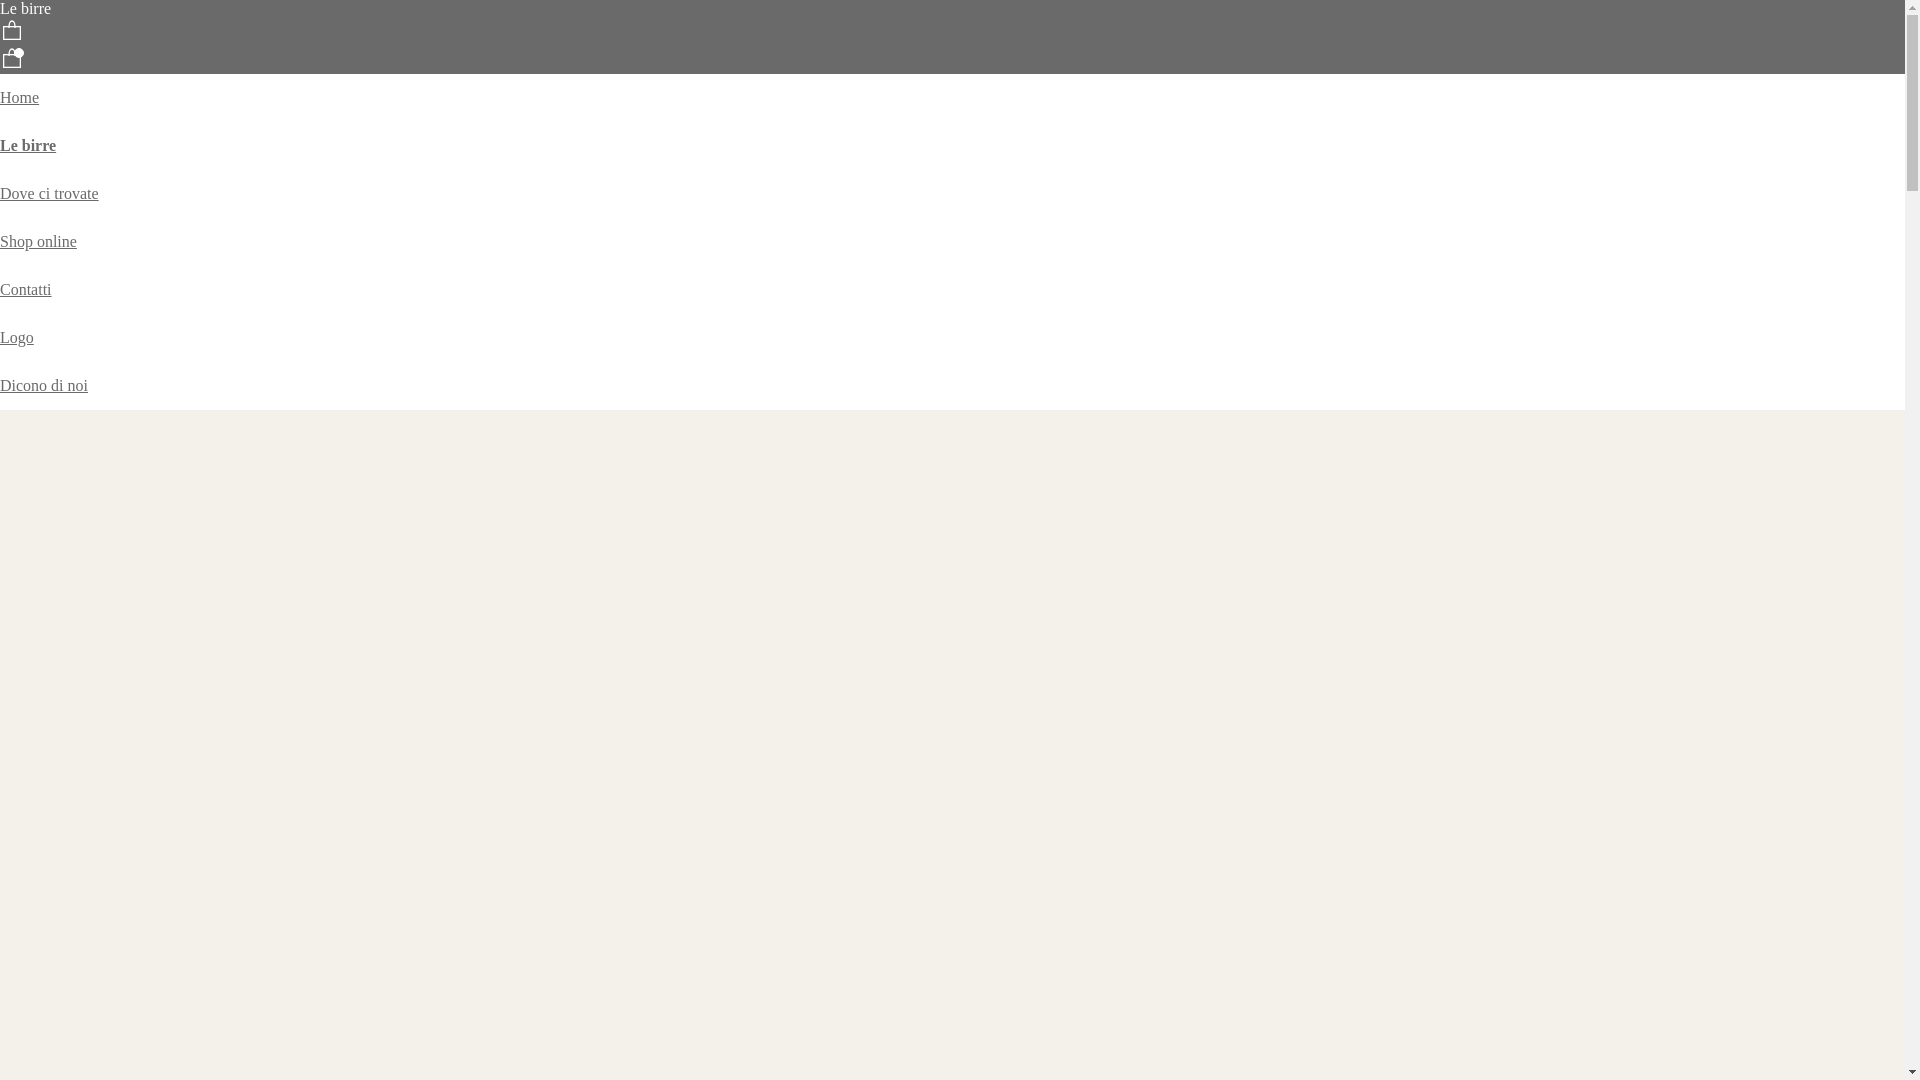 This screenshot has height=1080, width=1920. I want to click on 'Contatti', so click(25, 289).